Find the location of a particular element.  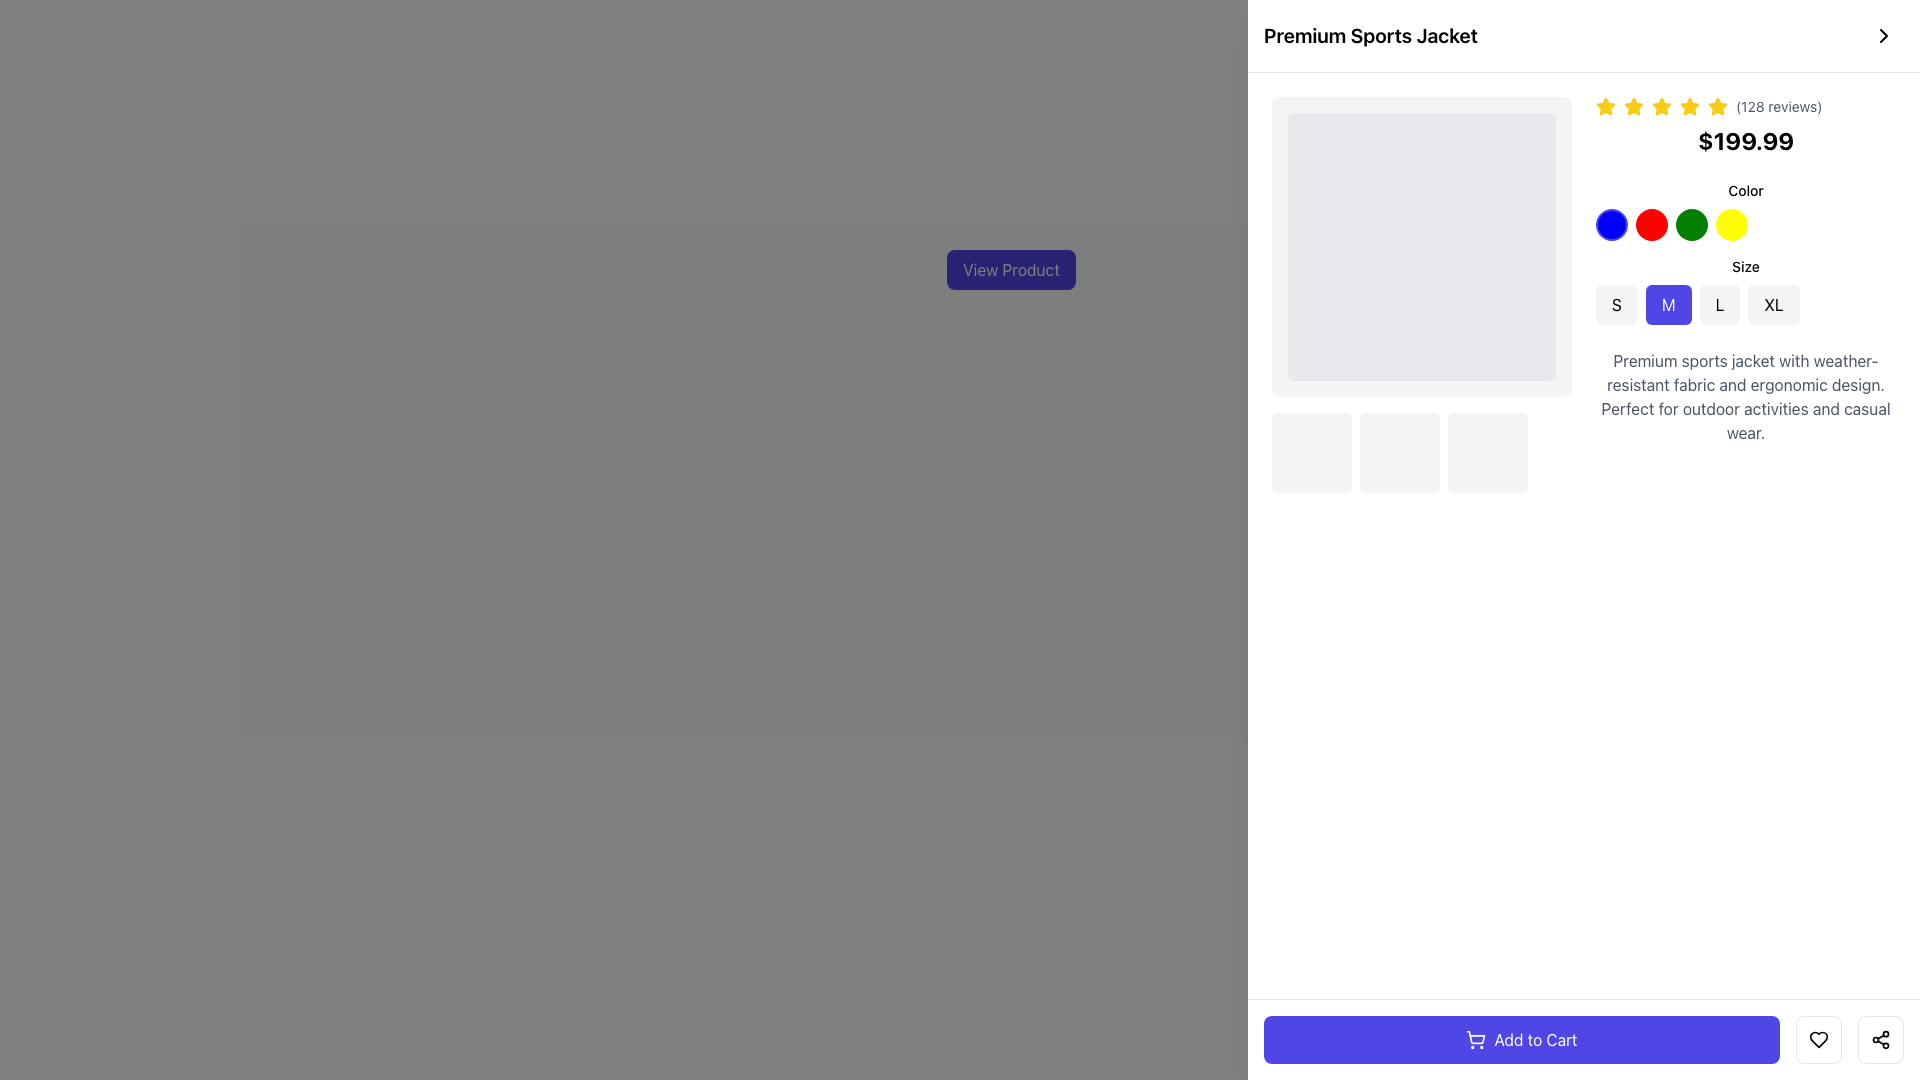

the second gold star icon in the rating system is located at coordinates (1661, 106).